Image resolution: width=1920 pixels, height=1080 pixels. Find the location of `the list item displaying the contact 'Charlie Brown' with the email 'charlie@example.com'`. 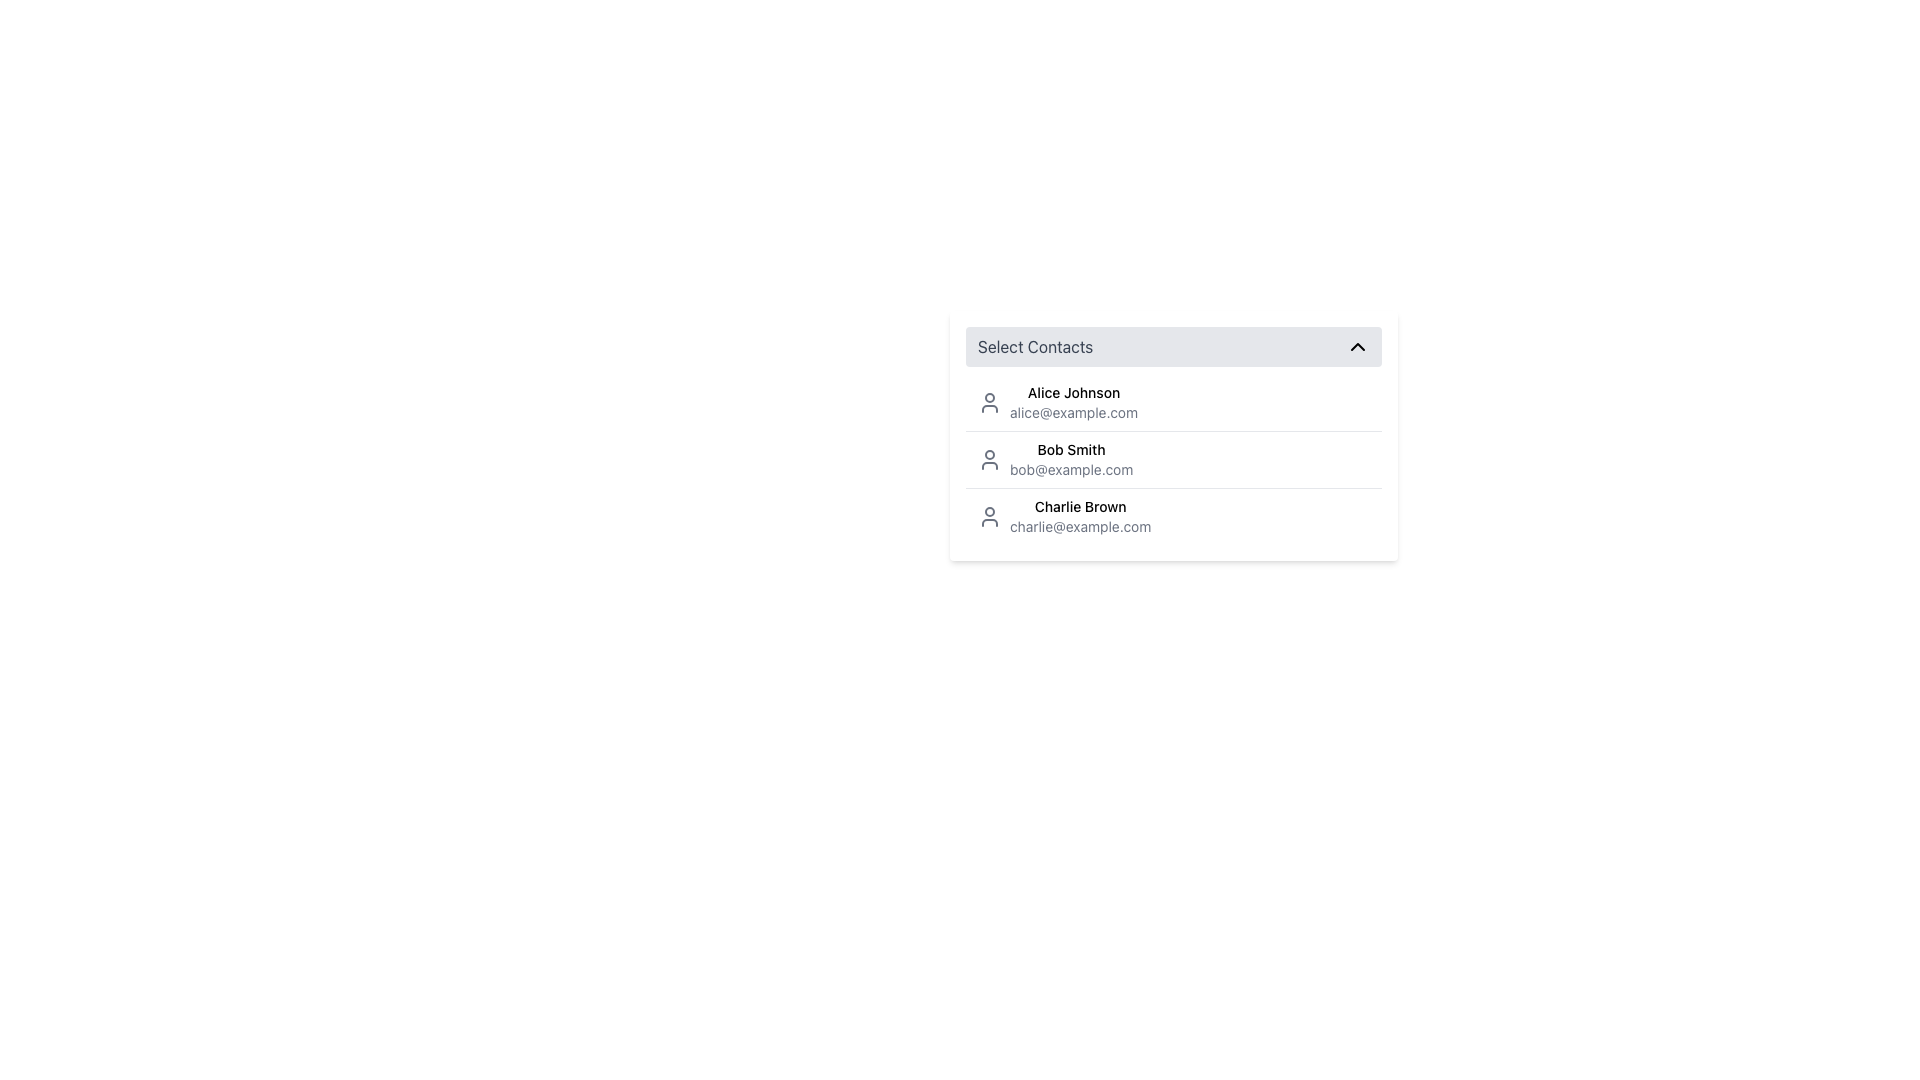

the list item displaying the contact 'Charlie Brown' with the email 'charlie@example.com' is located at coordinates (1174, 515).